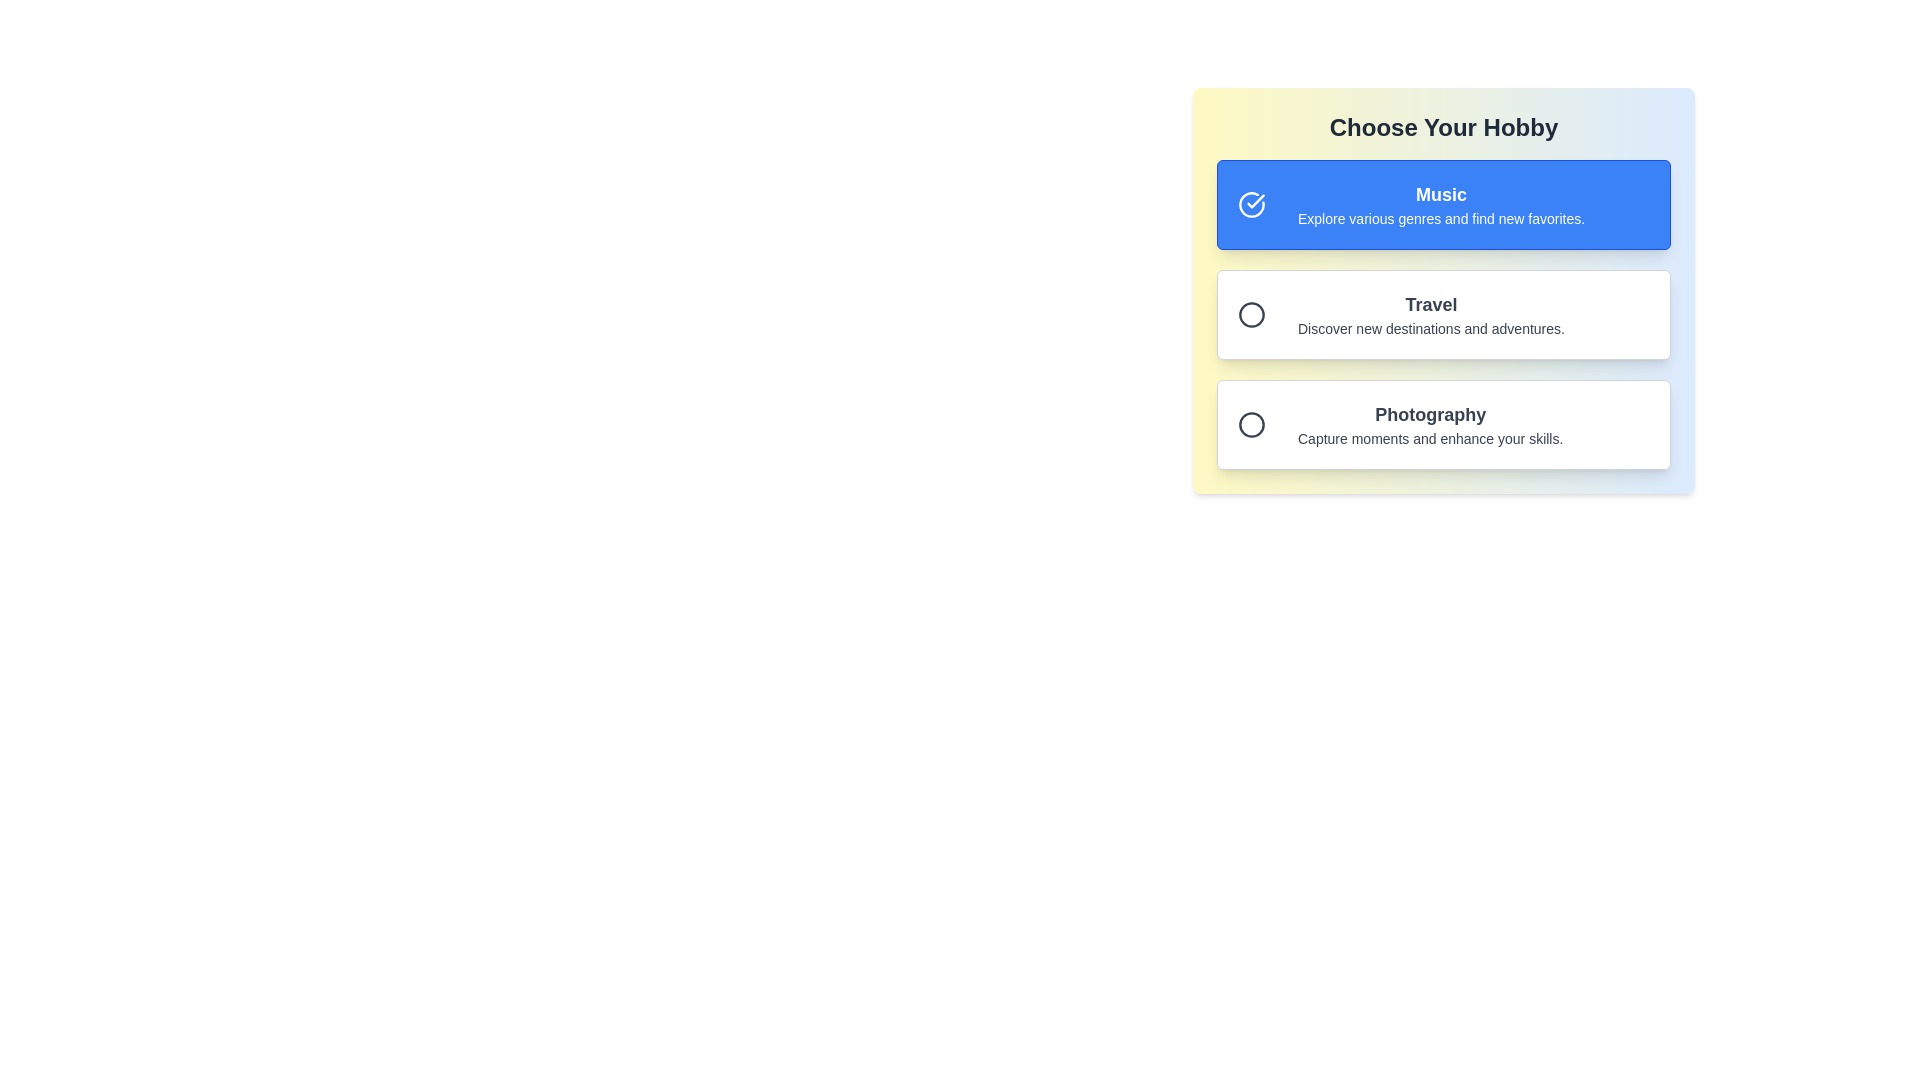  I want to click on the radio button indicator for the 'Photography' option, so click(1251, 423).